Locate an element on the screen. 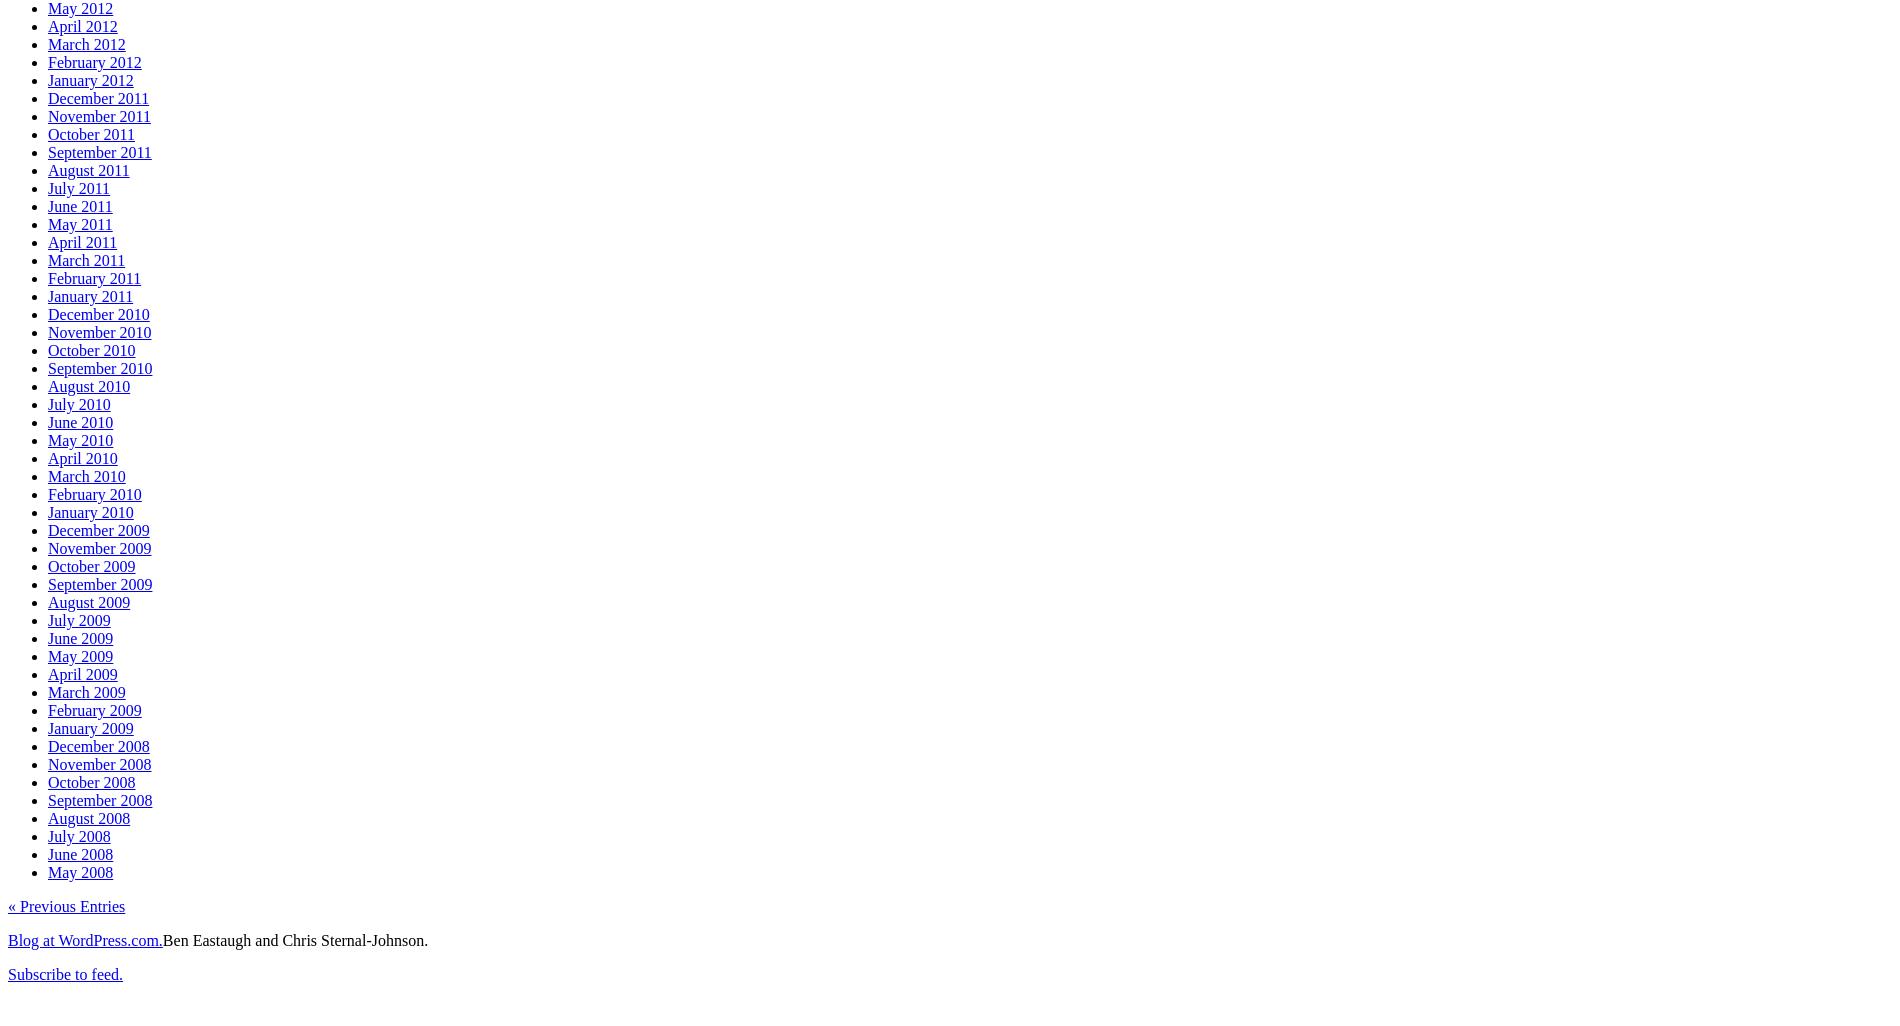  'April 2011' is located at coordinates (82, 241).